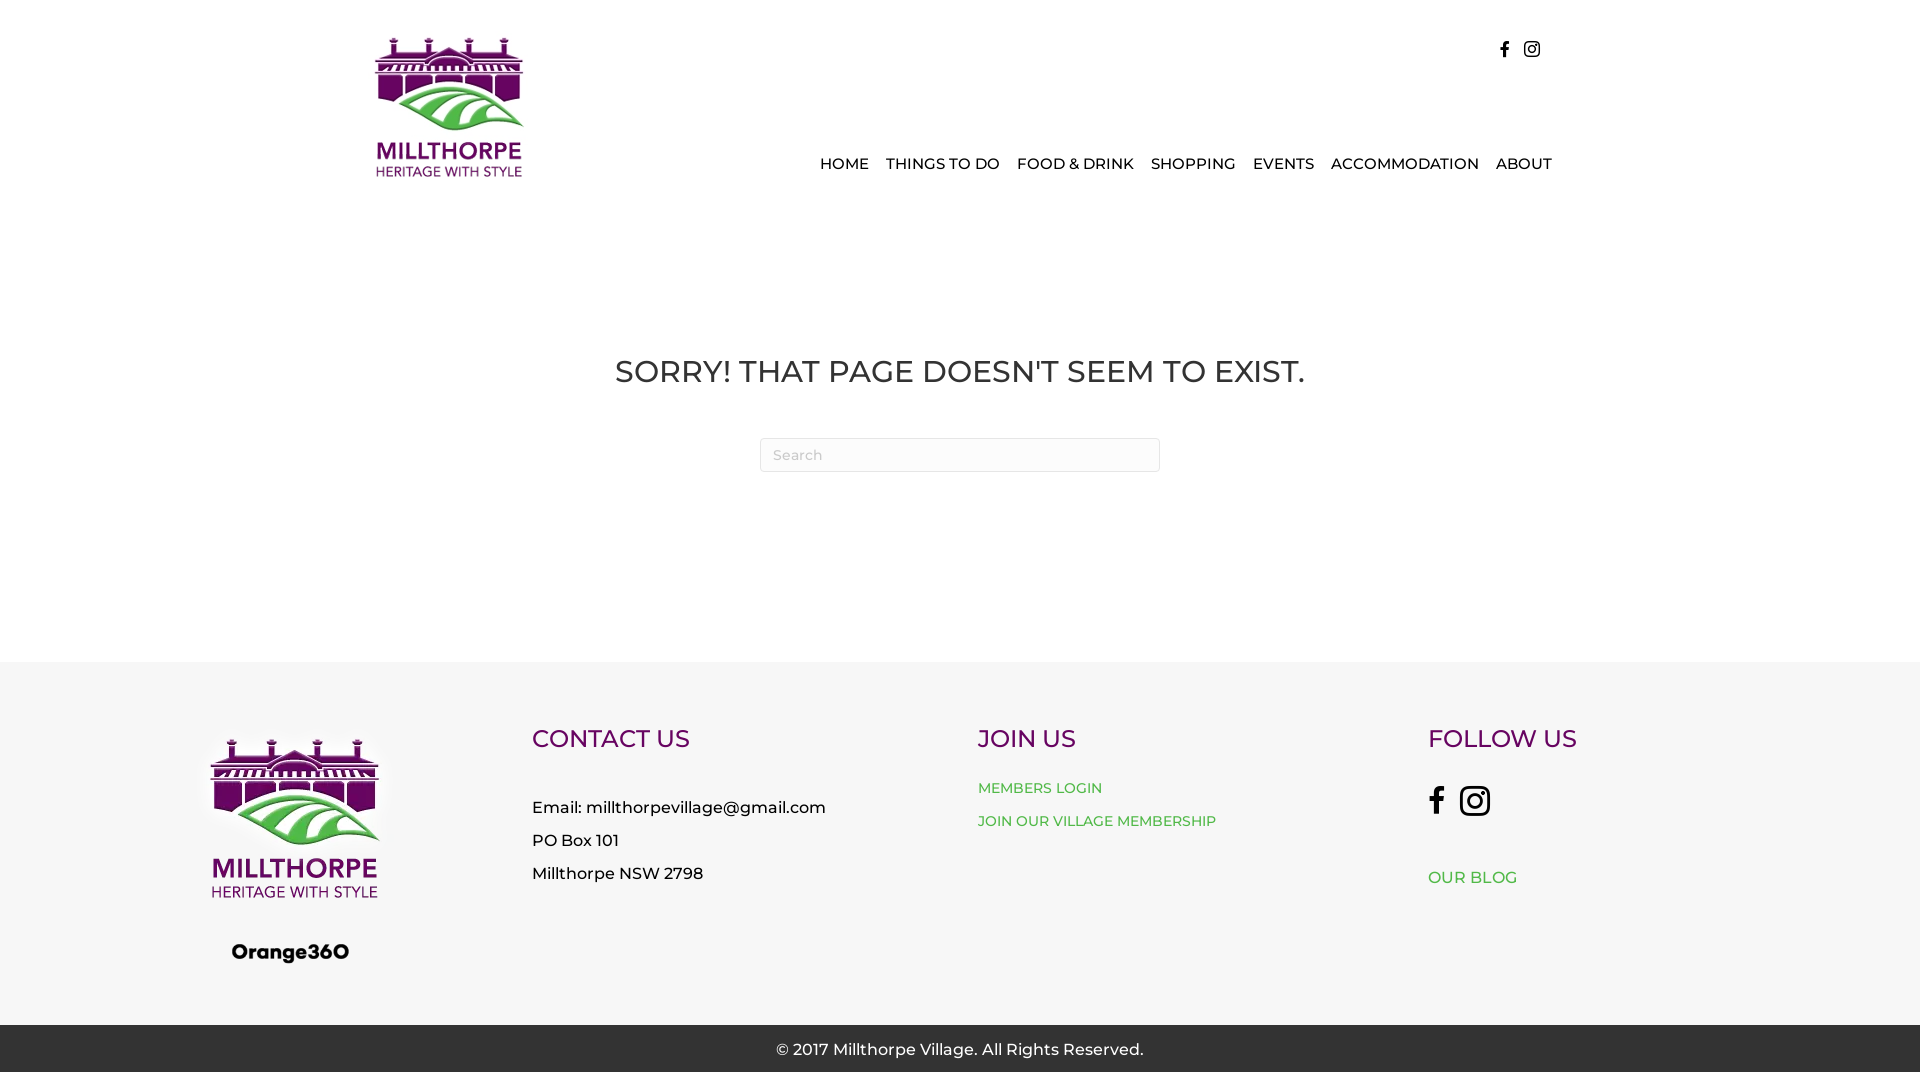  Describe the element at coordinates (1472, 876) in the screenshot. I see `'OUR BLOG'` at that location.